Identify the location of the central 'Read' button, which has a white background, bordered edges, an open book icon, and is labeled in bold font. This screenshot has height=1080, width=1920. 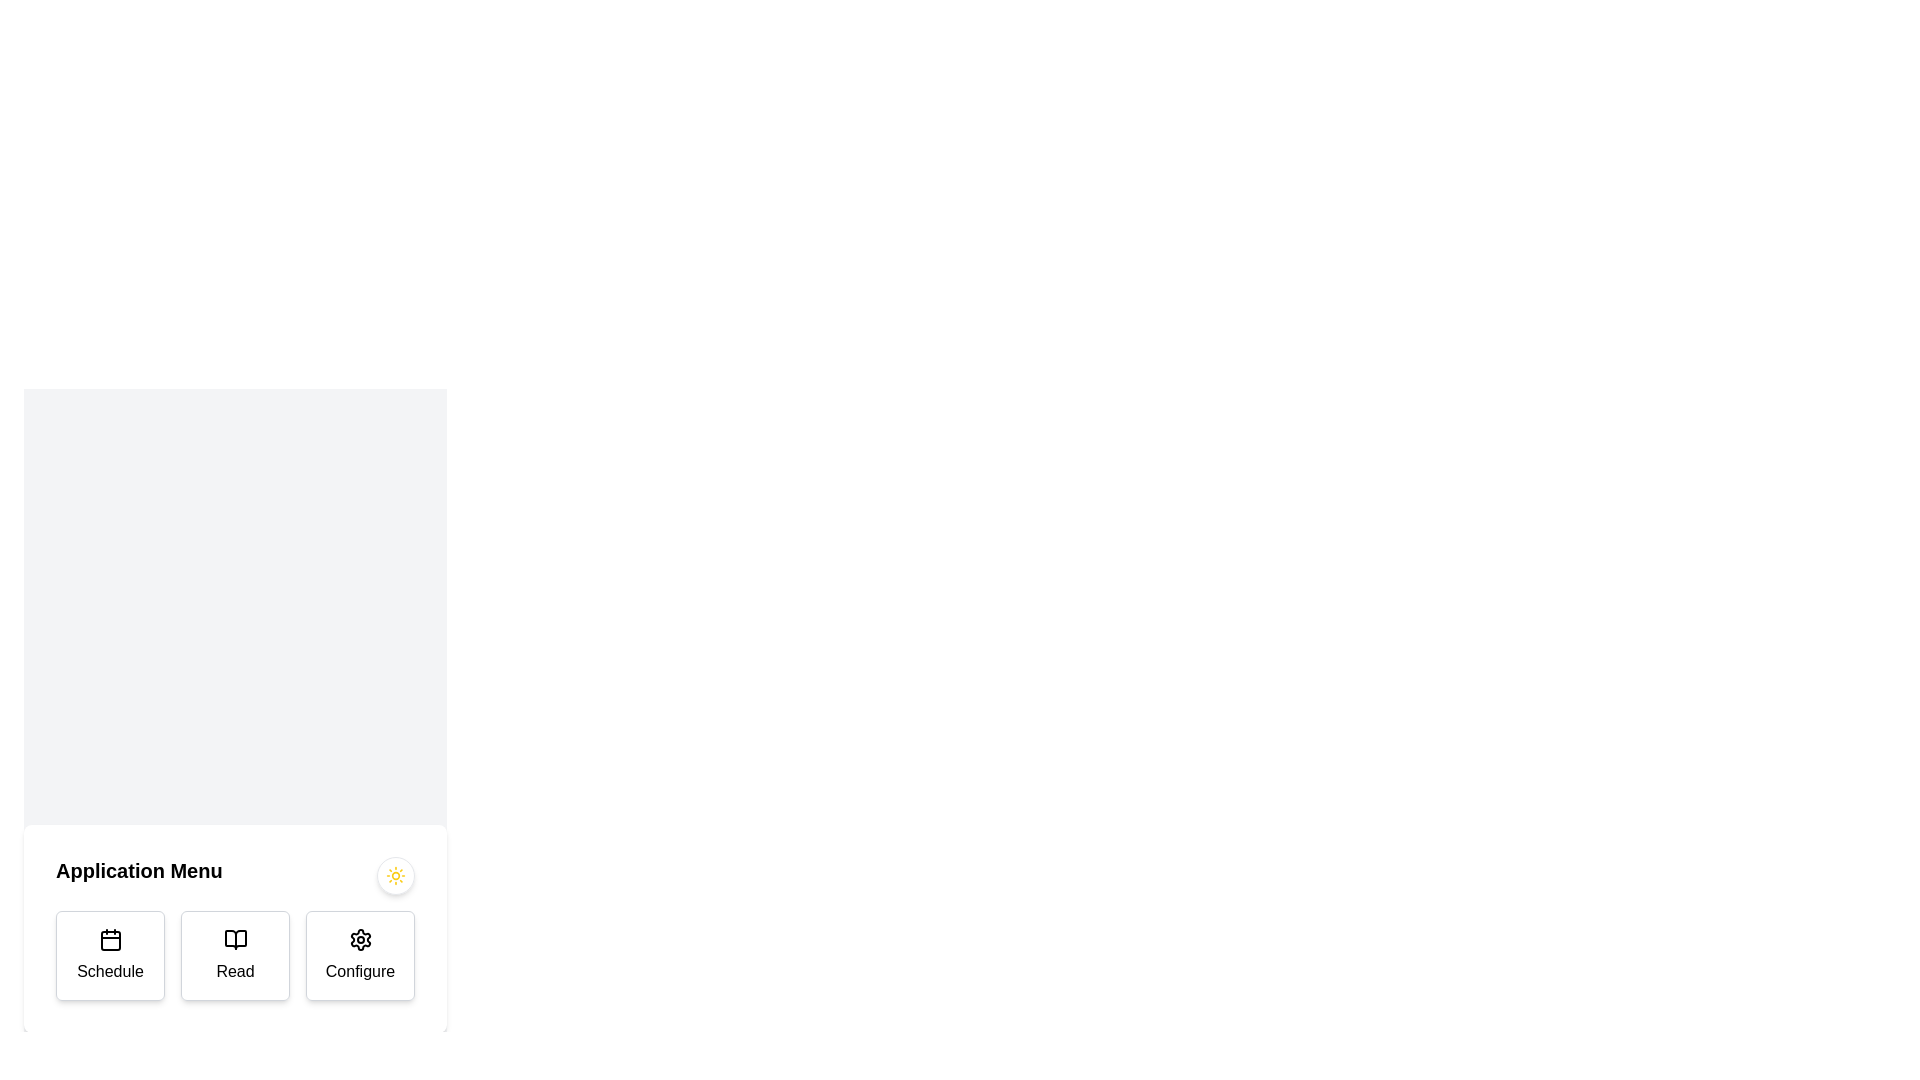
(235, 929).